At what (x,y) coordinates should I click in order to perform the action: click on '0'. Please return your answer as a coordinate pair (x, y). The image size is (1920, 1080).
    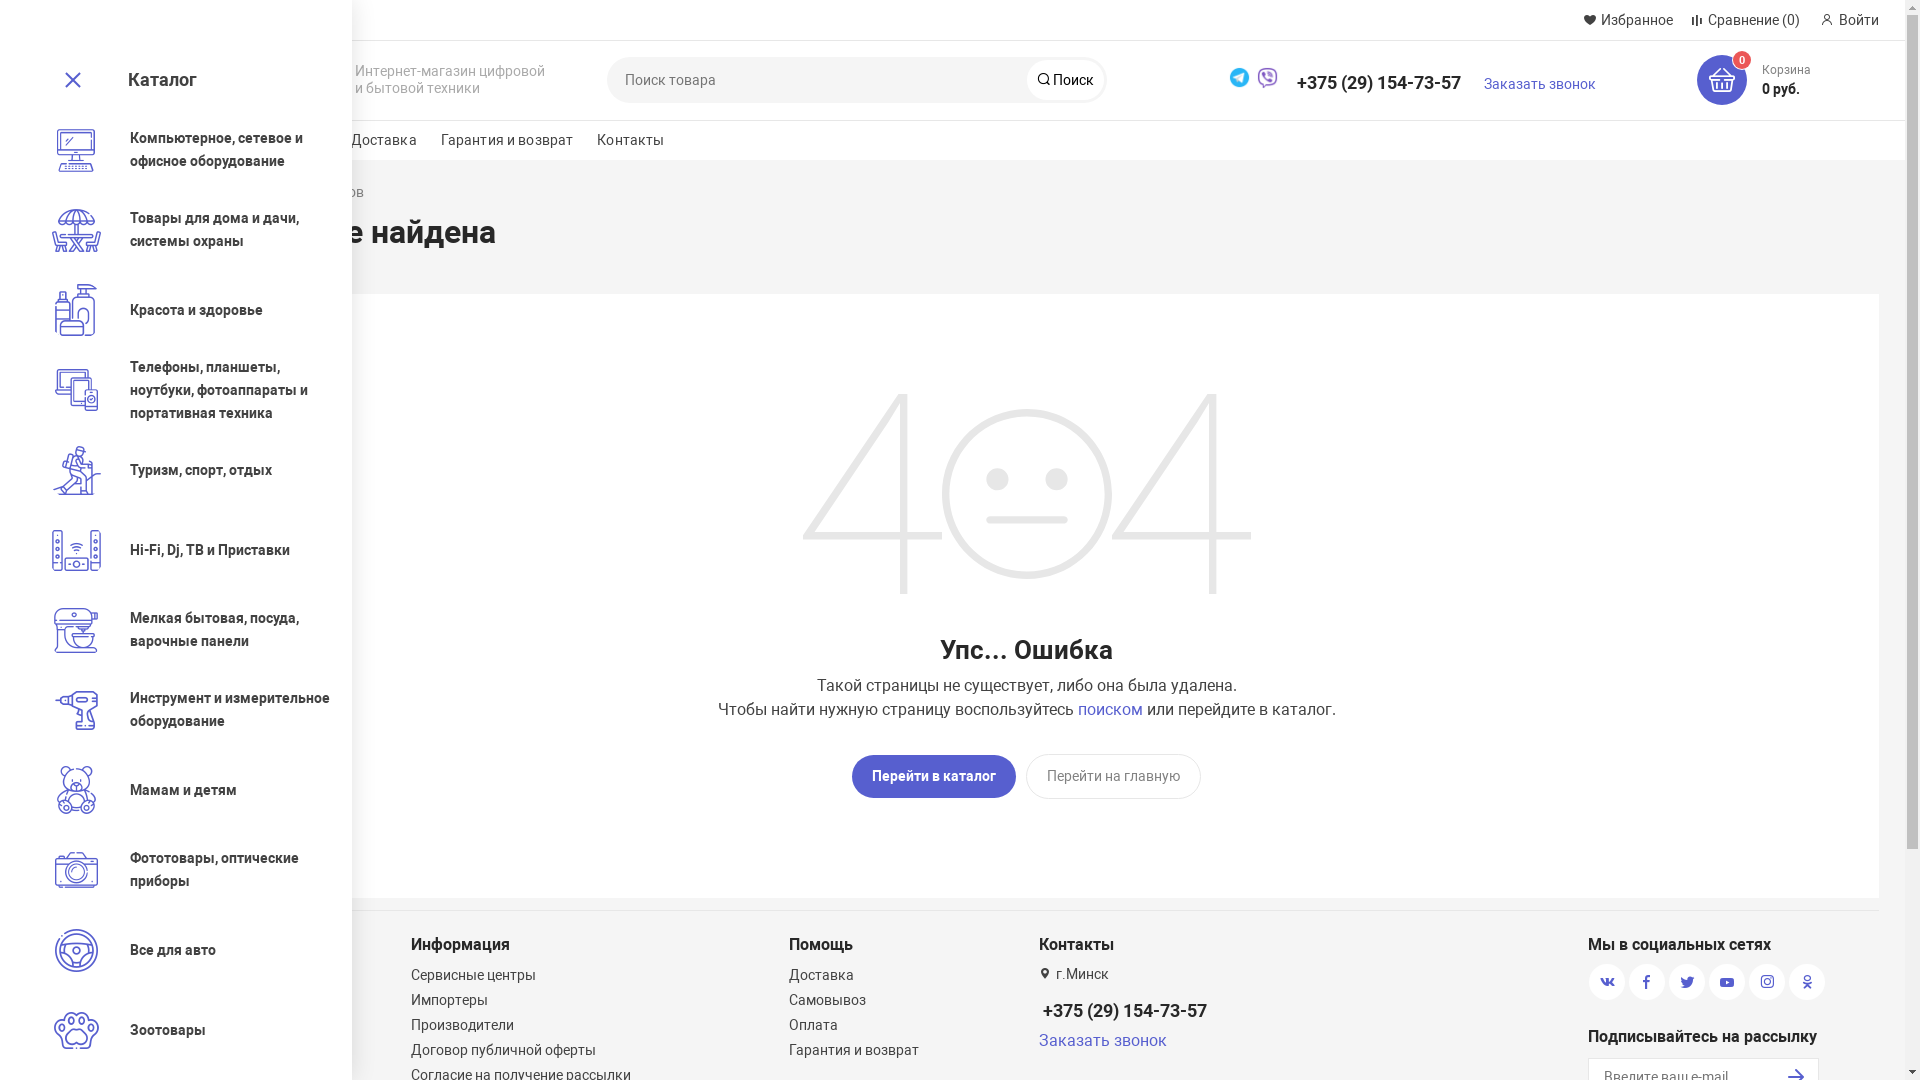
    Looking at the image, I should click on (1721, 79).